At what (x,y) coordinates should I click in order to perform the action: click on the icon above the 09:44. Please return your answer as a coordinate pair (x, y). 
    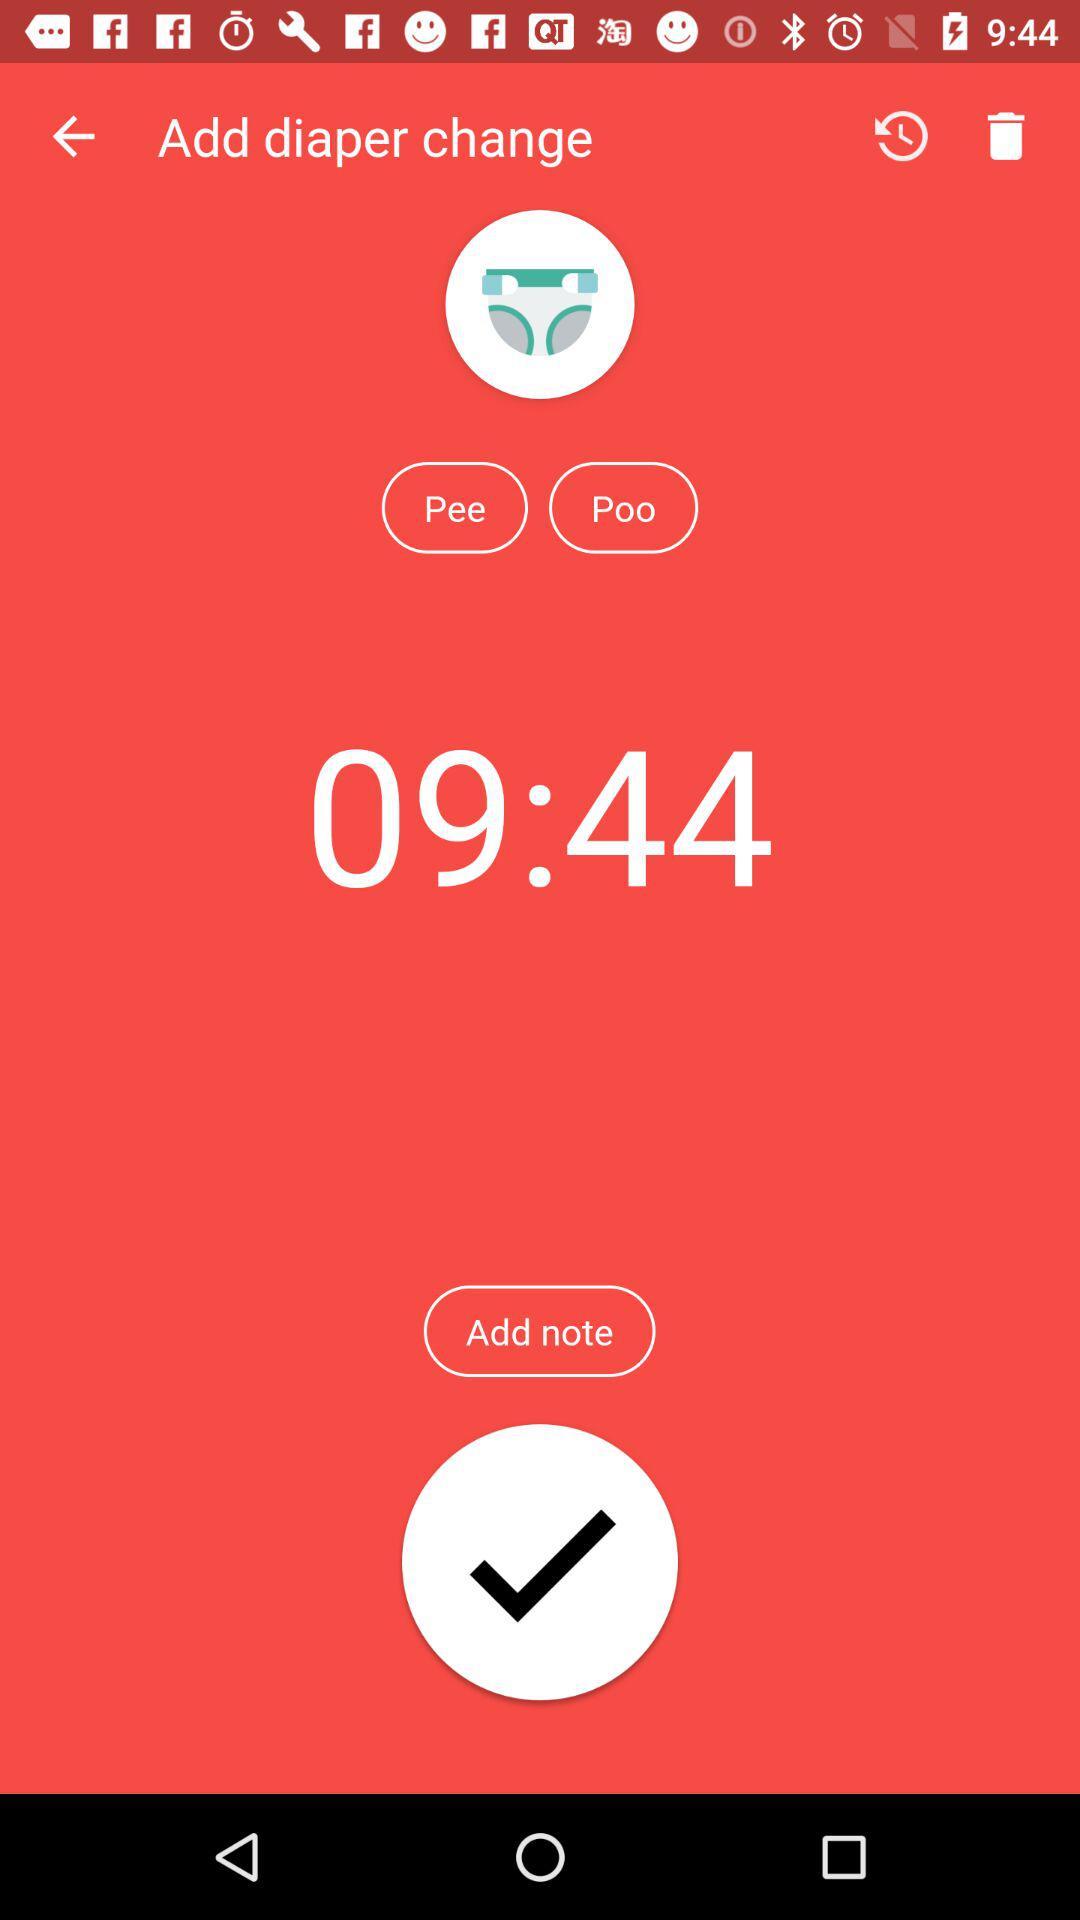
    Looking at the image, I should click on (622, 507).